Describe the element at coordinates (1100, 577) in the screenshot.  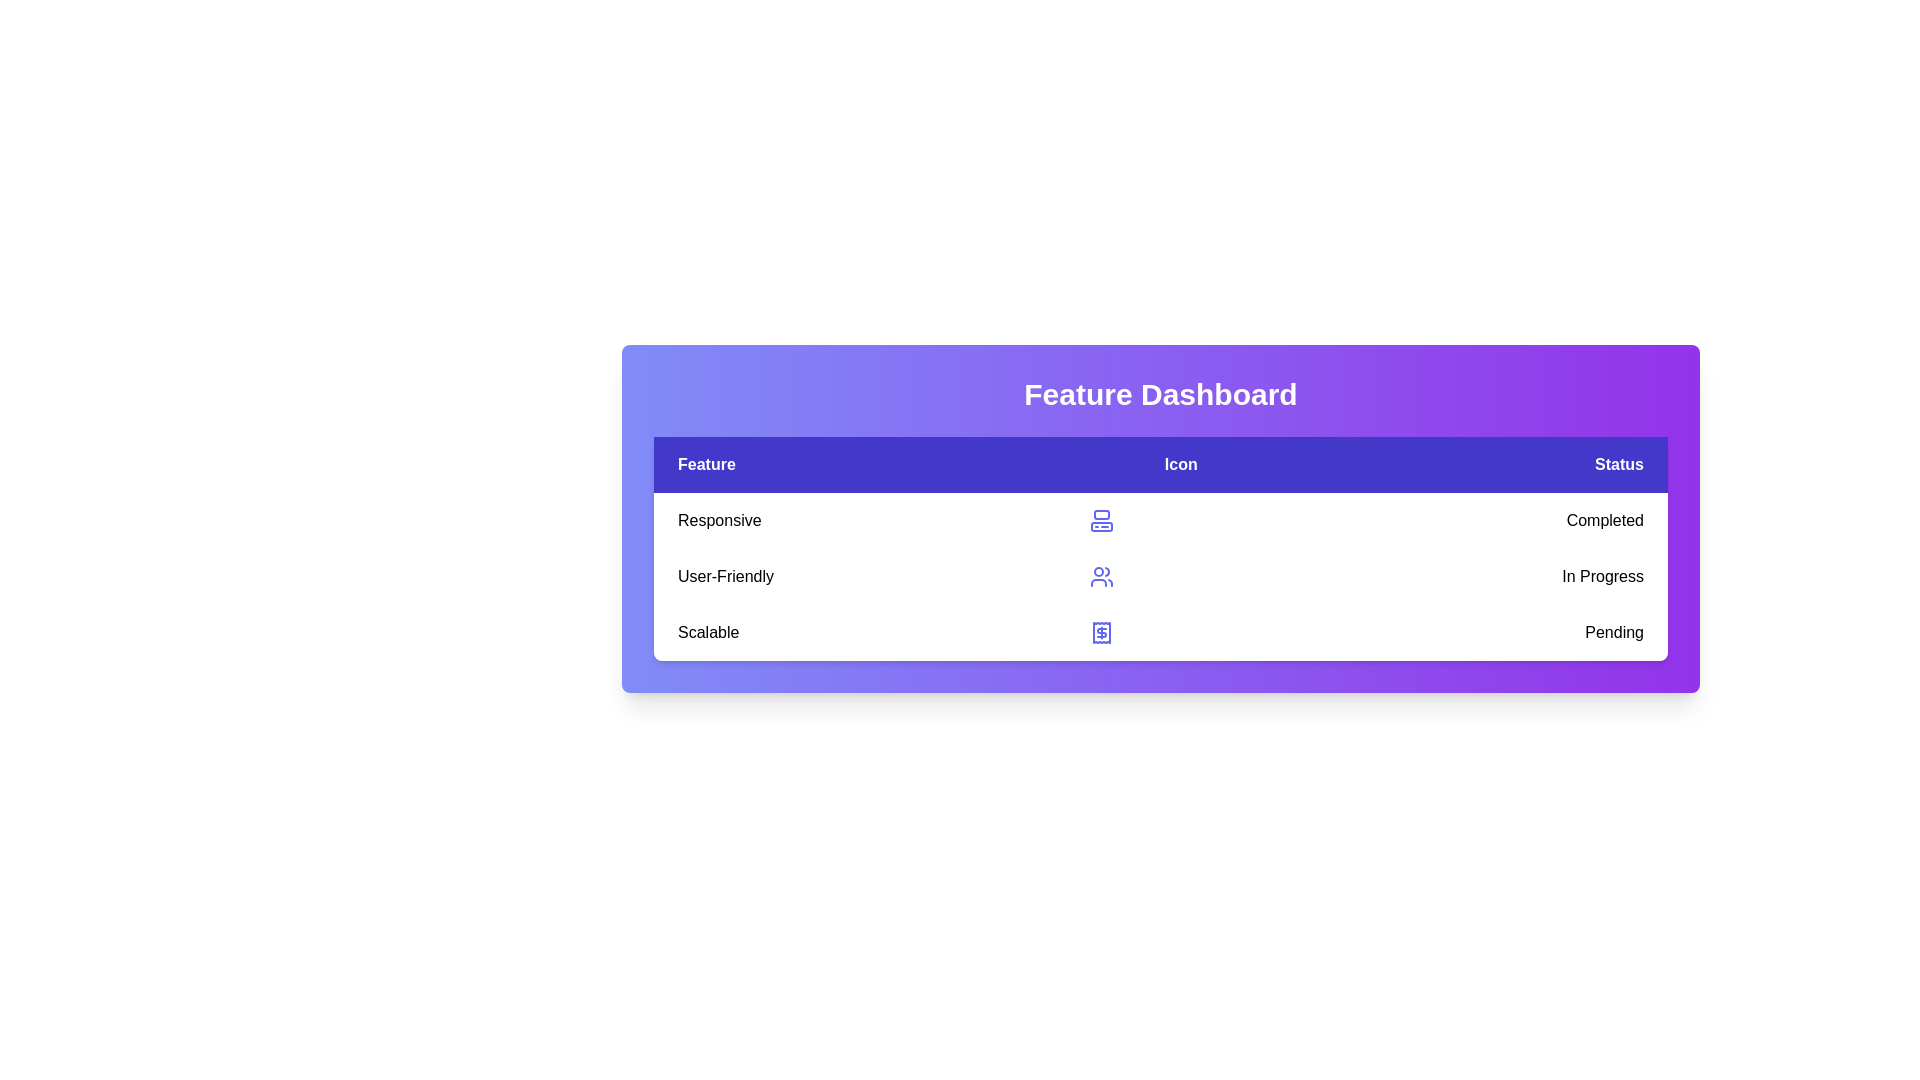
I see `the 'User-Friendly' icon located in the second row of the 'Icon' column in the 'Feature Dashboard' table` at that location.